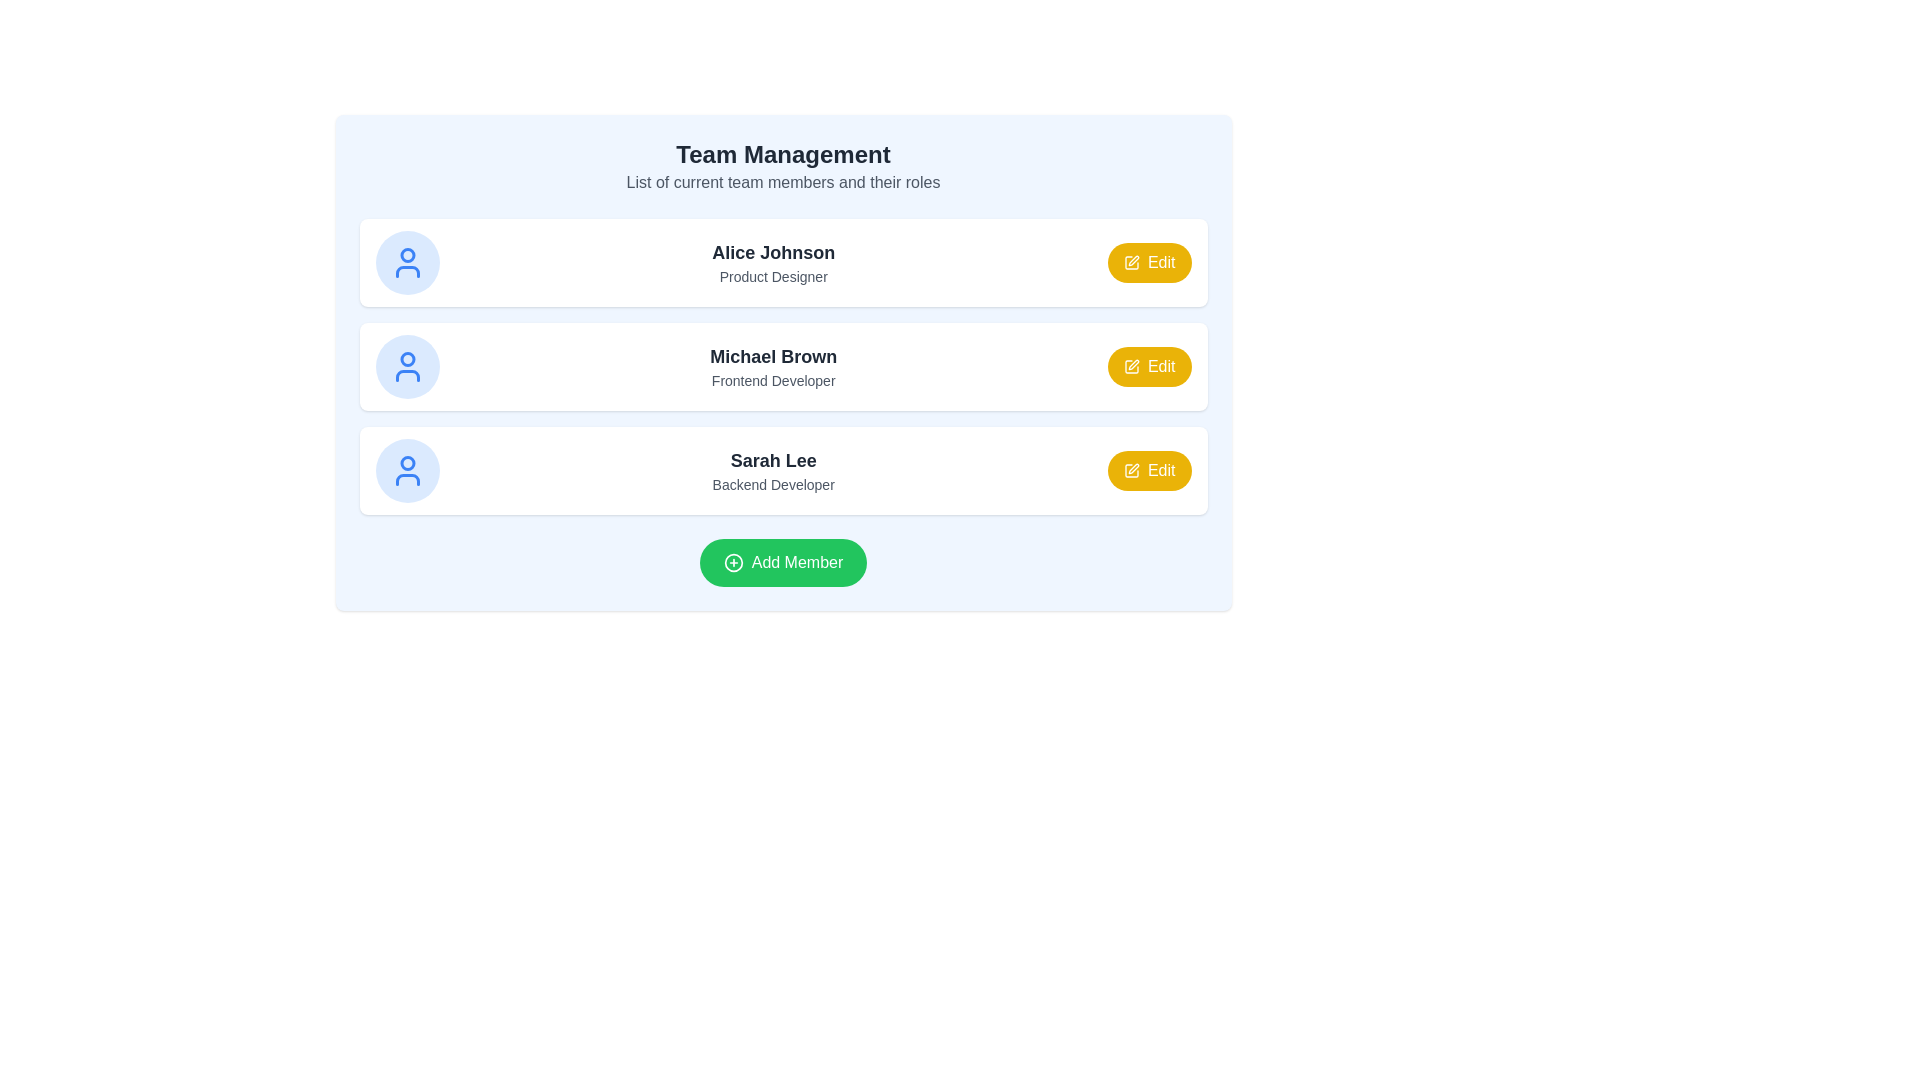 The image size is (1920, 1080). I want to click on the text label that describes the action of editing user information for 'Alice Johnson', located on the rightmost edge of the associated button, so click(1161, 261).